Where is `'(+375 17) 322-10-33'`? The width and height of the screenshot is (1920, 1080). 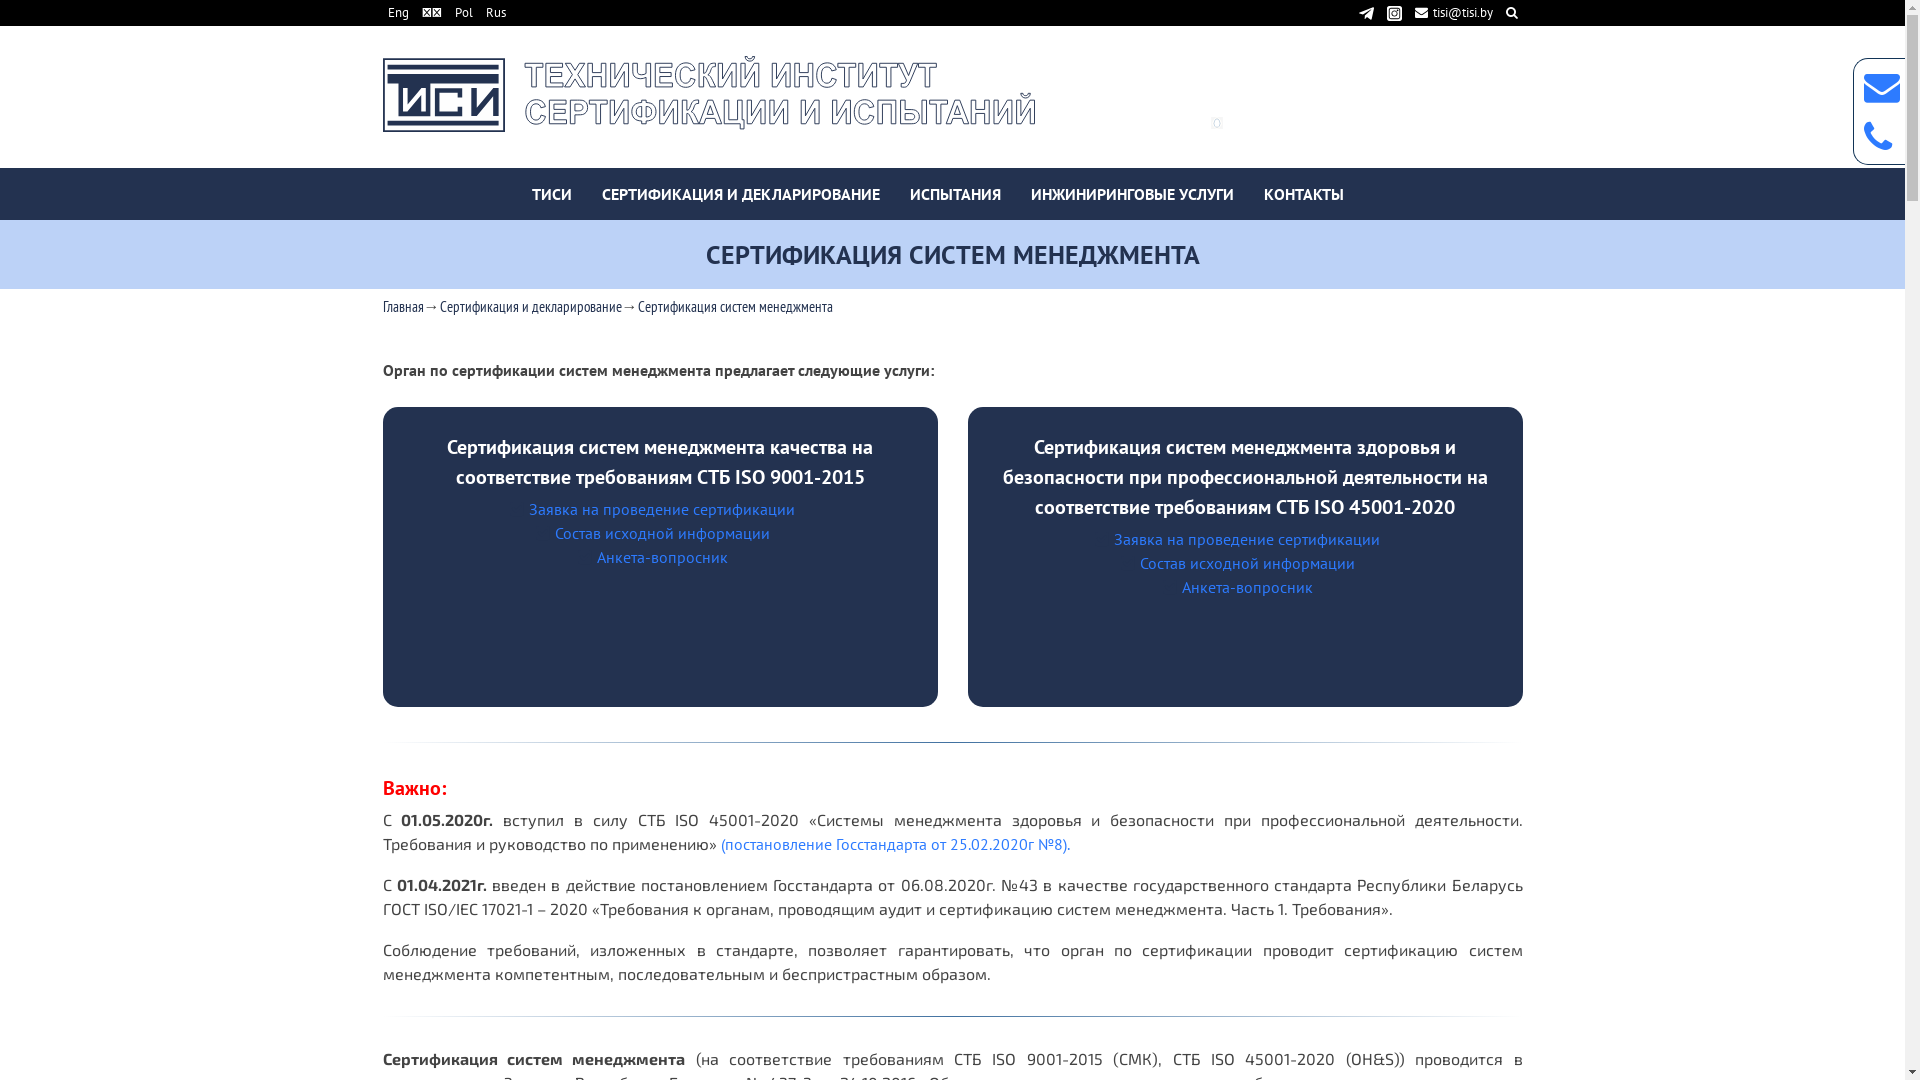
'(+375 17) 322-10-33' is located at coordinates (1208, 71).